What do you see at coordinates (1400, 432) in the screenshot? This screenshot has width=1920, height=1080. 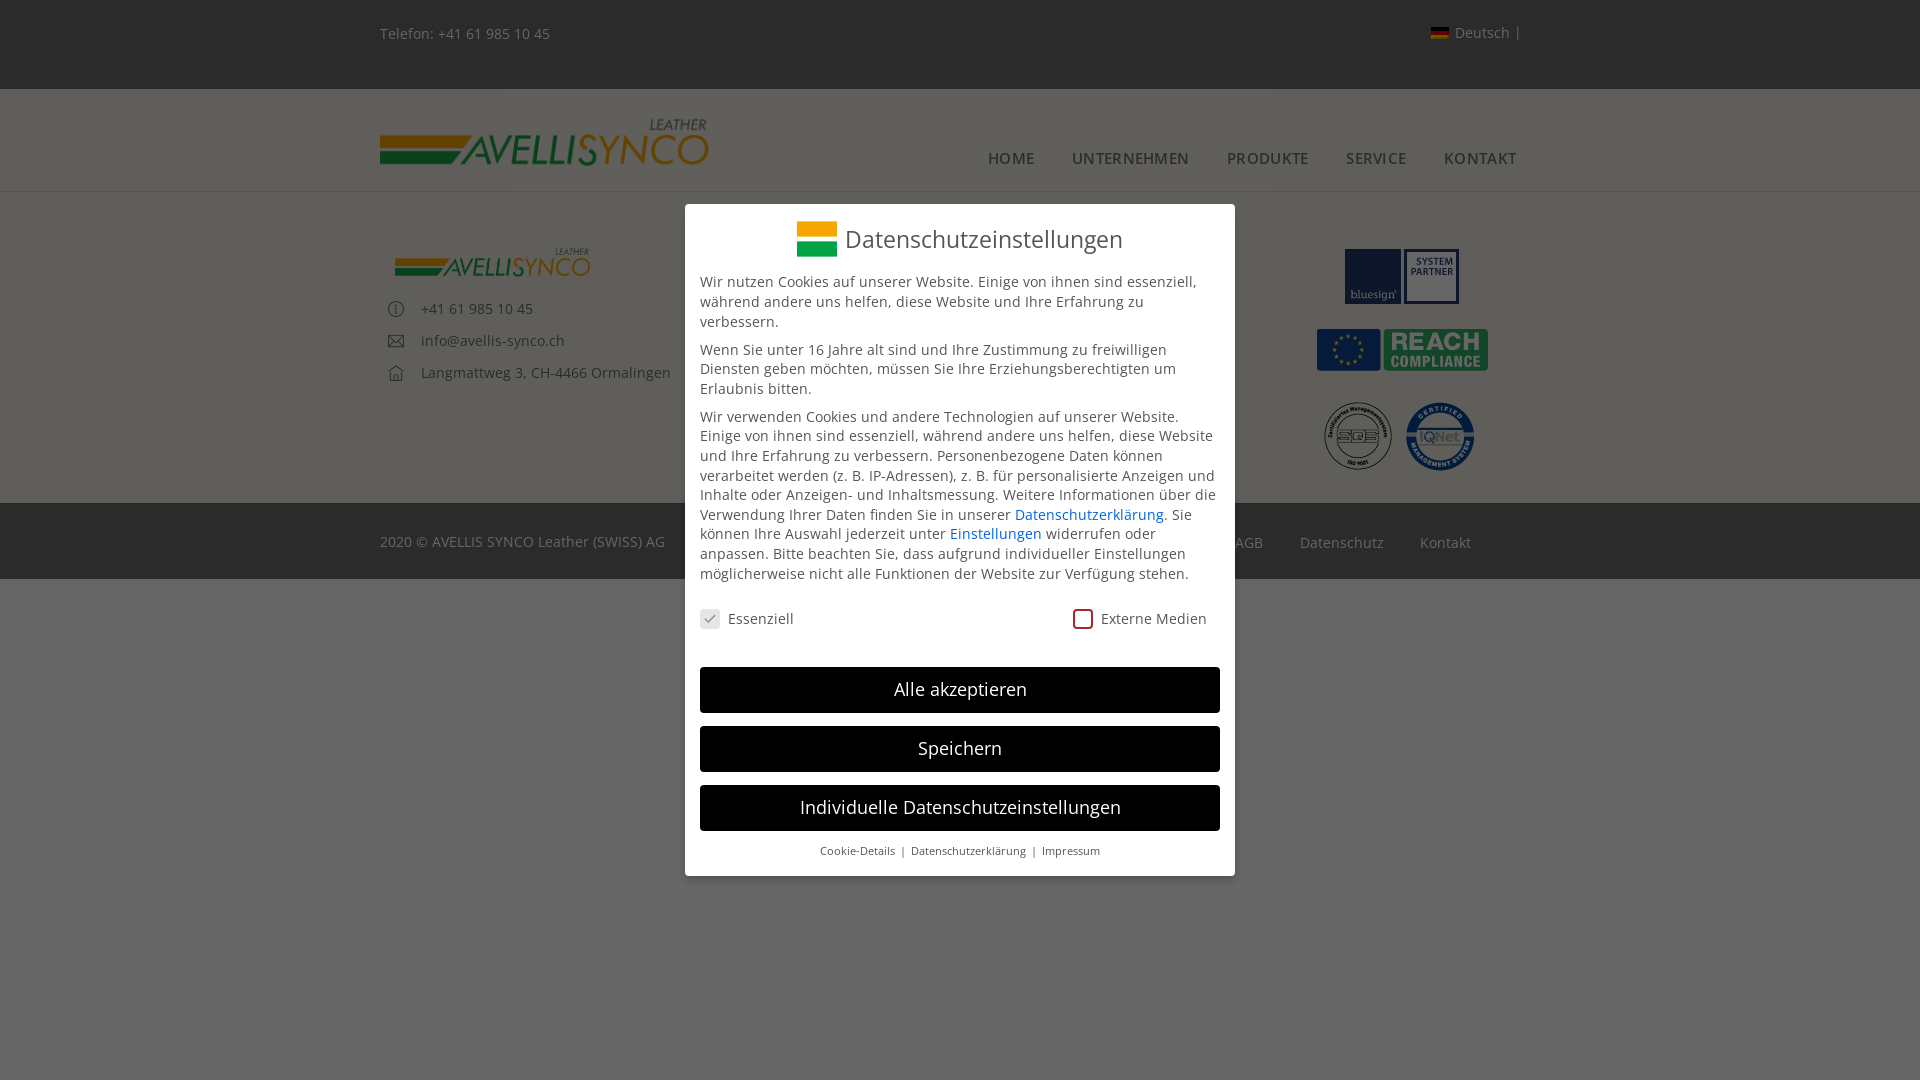 I see `'SQS-IQ-Net'` at bounding box center [1400, 432].